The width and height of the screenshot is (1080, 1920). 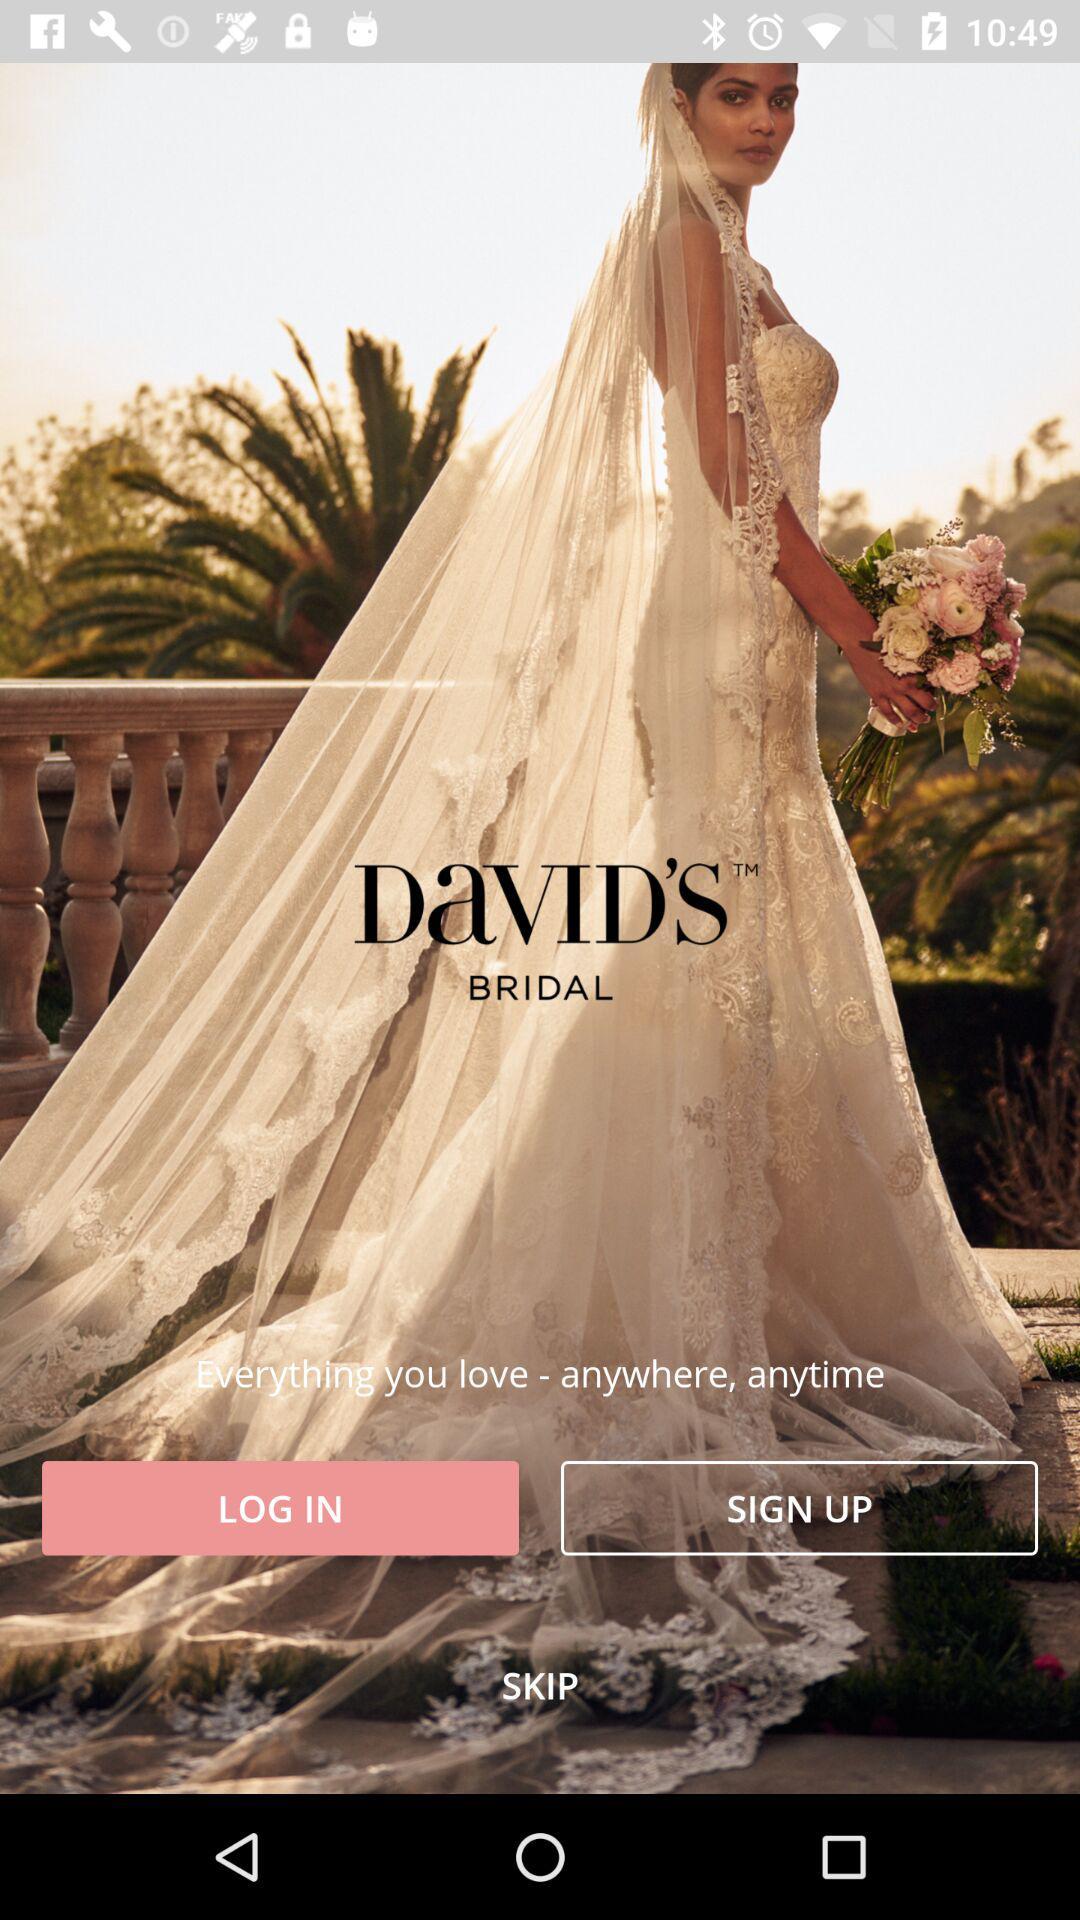 What do you see at coordinates (798, 1508) in the screenshot?
I see `item to the right of the log in icon` at bounding box center [798, 1508].